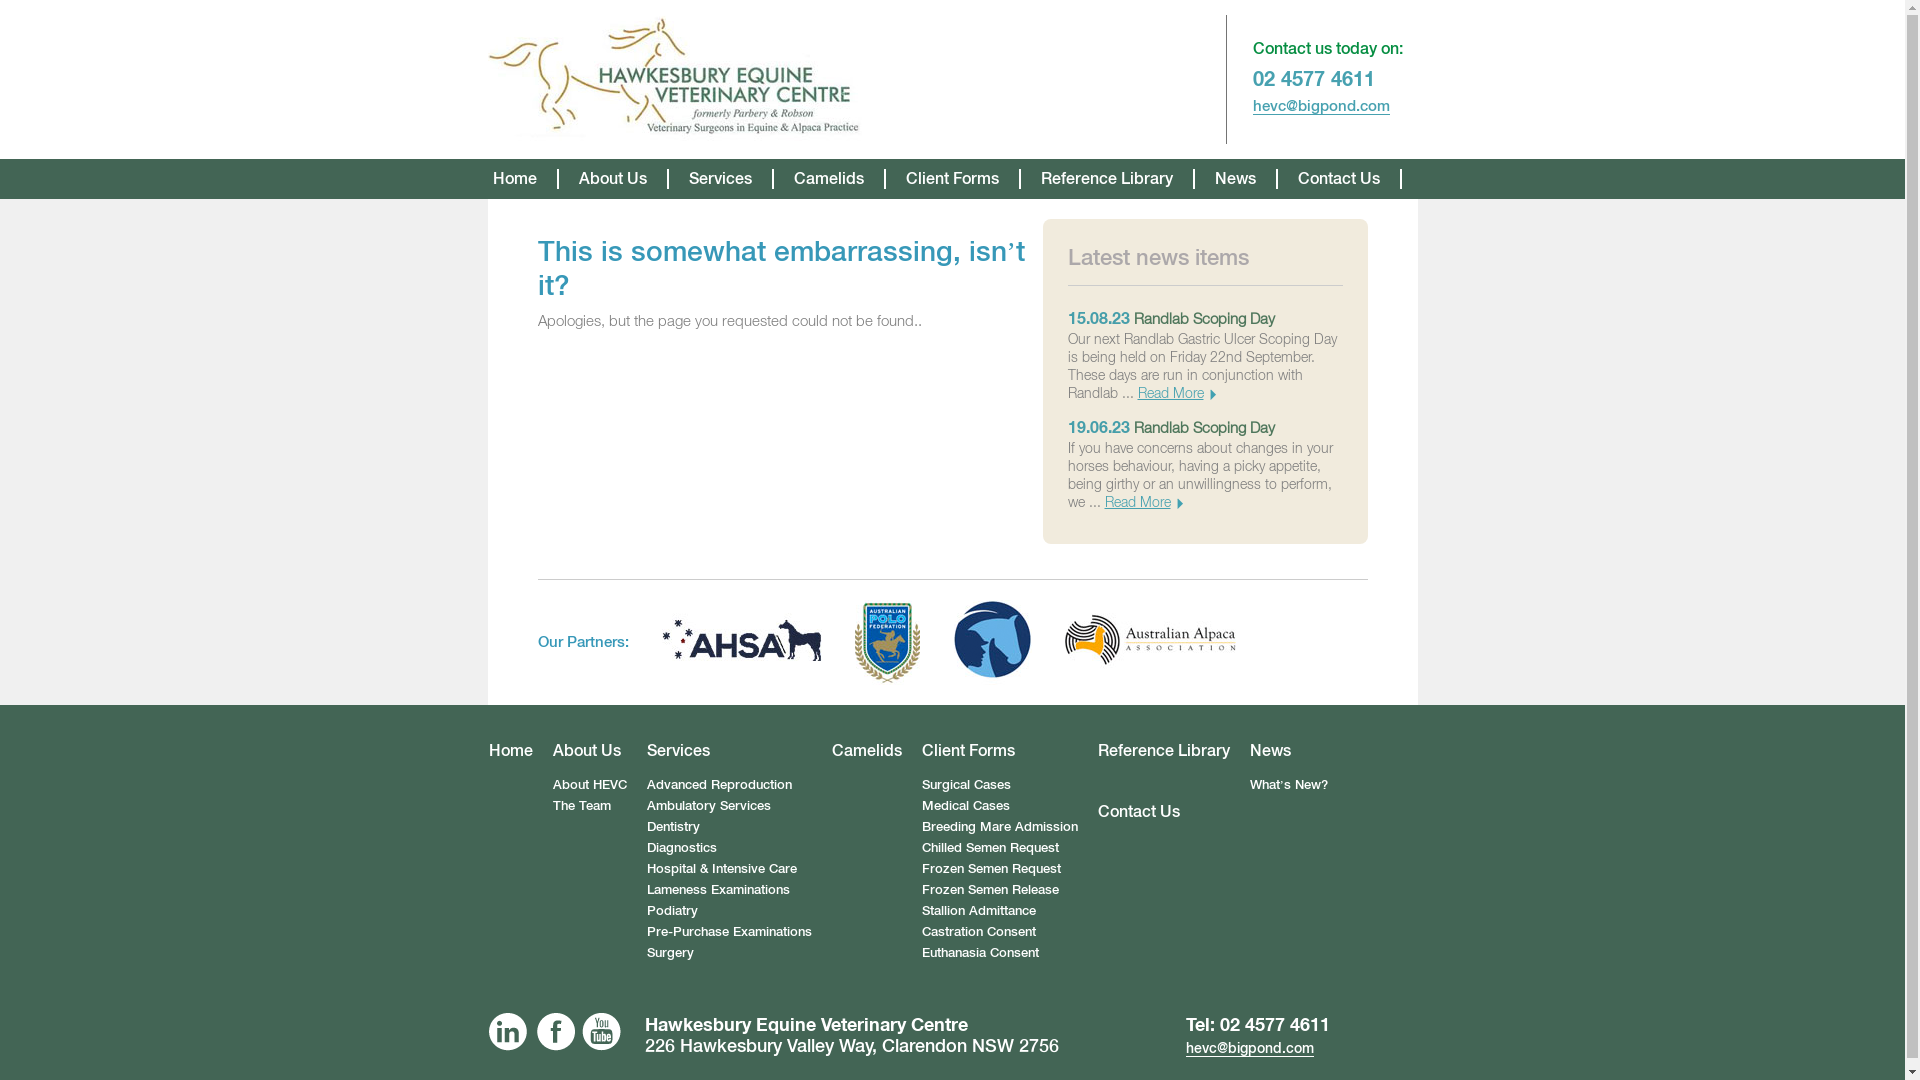 The height and width of the screenshot is (1080, 1920). I want to click on 'The University Sydney', so click(953, 642).